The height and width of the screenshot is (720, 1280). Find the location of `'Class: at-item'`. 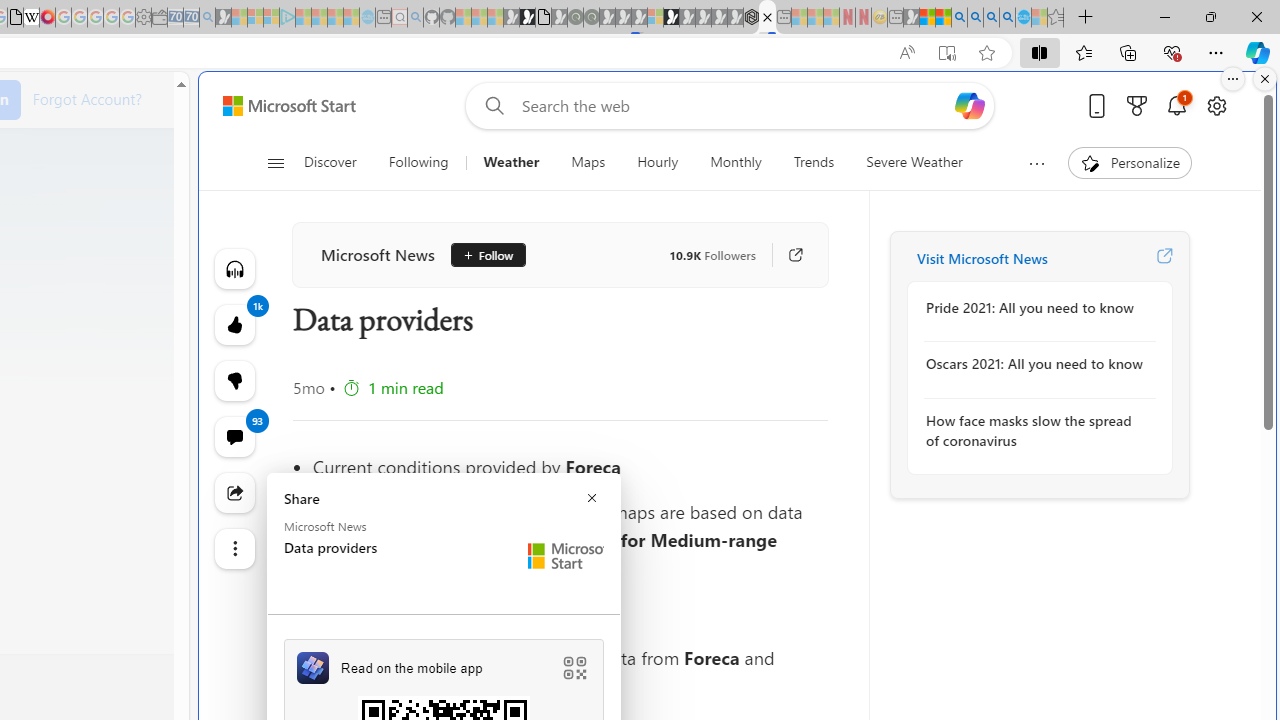

'Class: at-item' is located at coordinates (234, 549).